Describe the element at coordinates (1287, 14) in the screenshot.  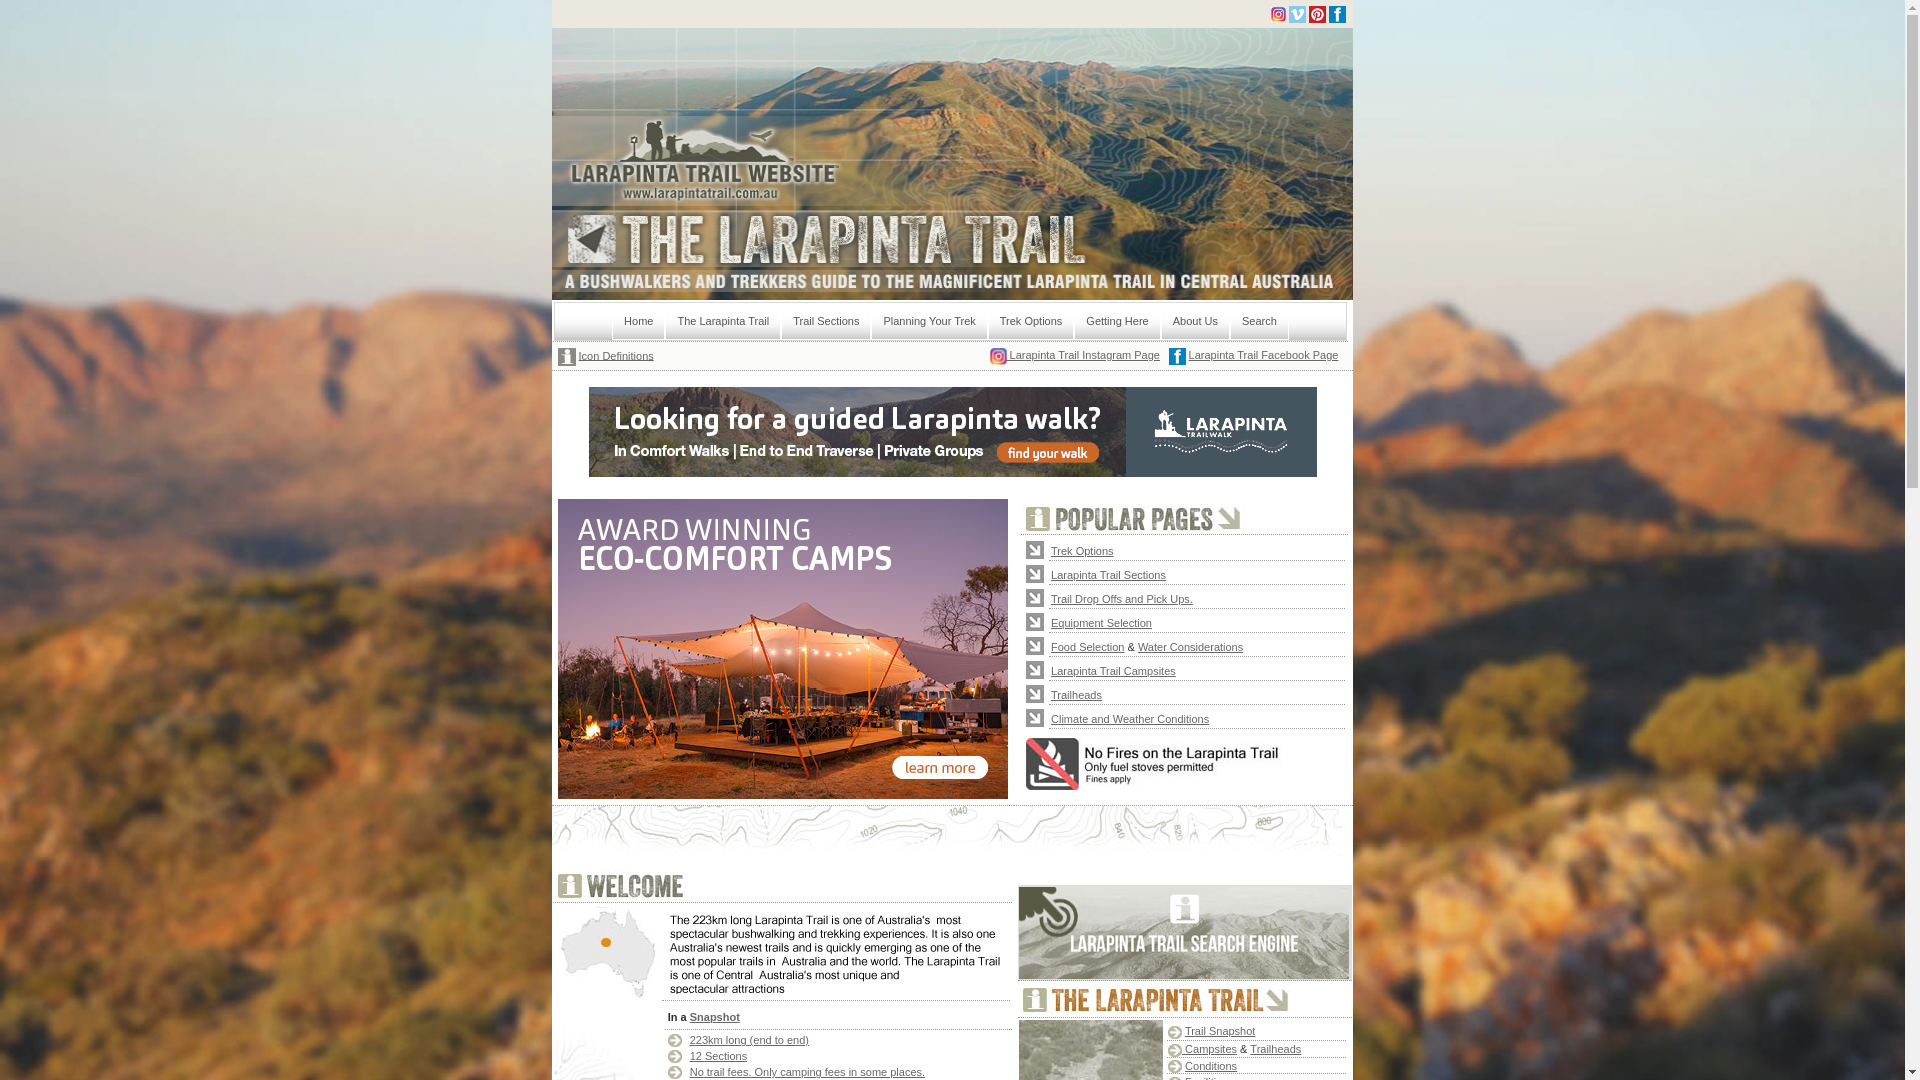
I see `'Vimeo'` at that location.